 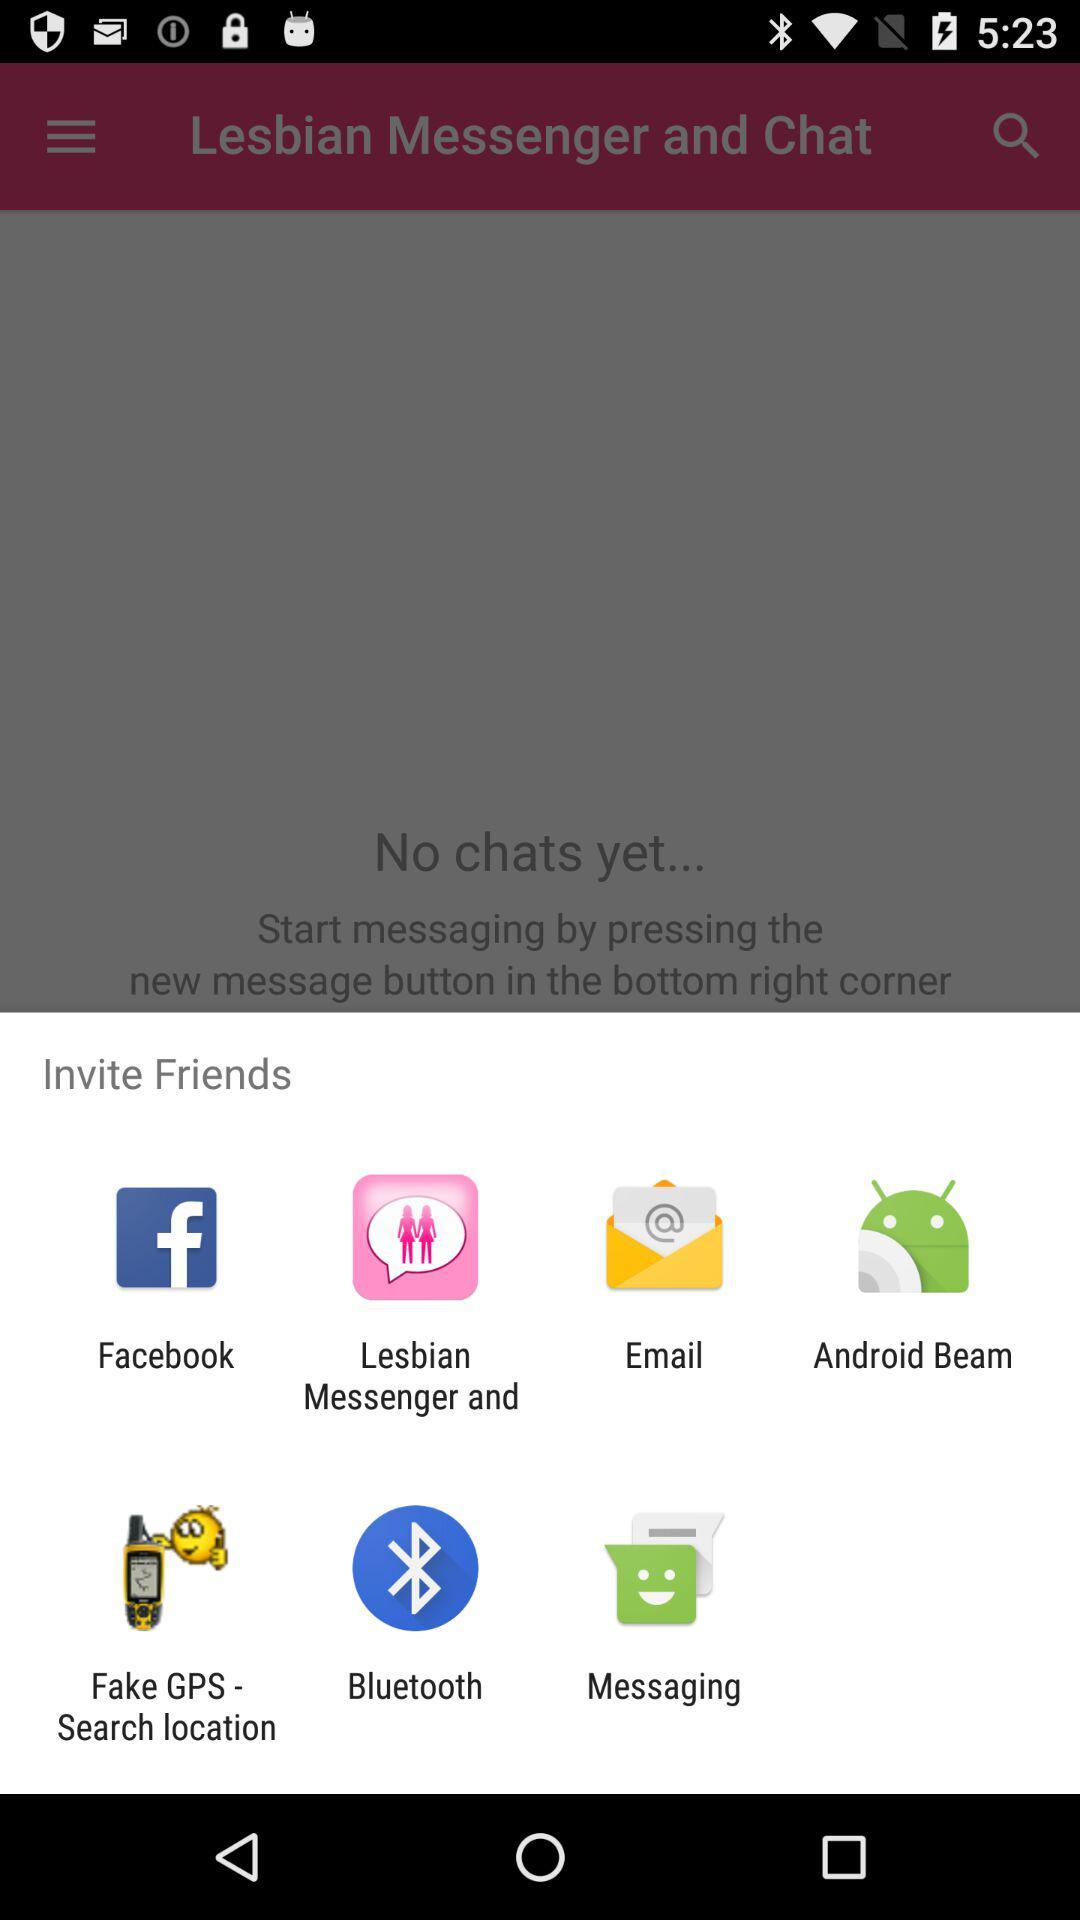 What do you see at coordinates (165, 1705) in the screenshot?
I see `the item to the left of the bluetooth item` at bounding box center [165, 1705].